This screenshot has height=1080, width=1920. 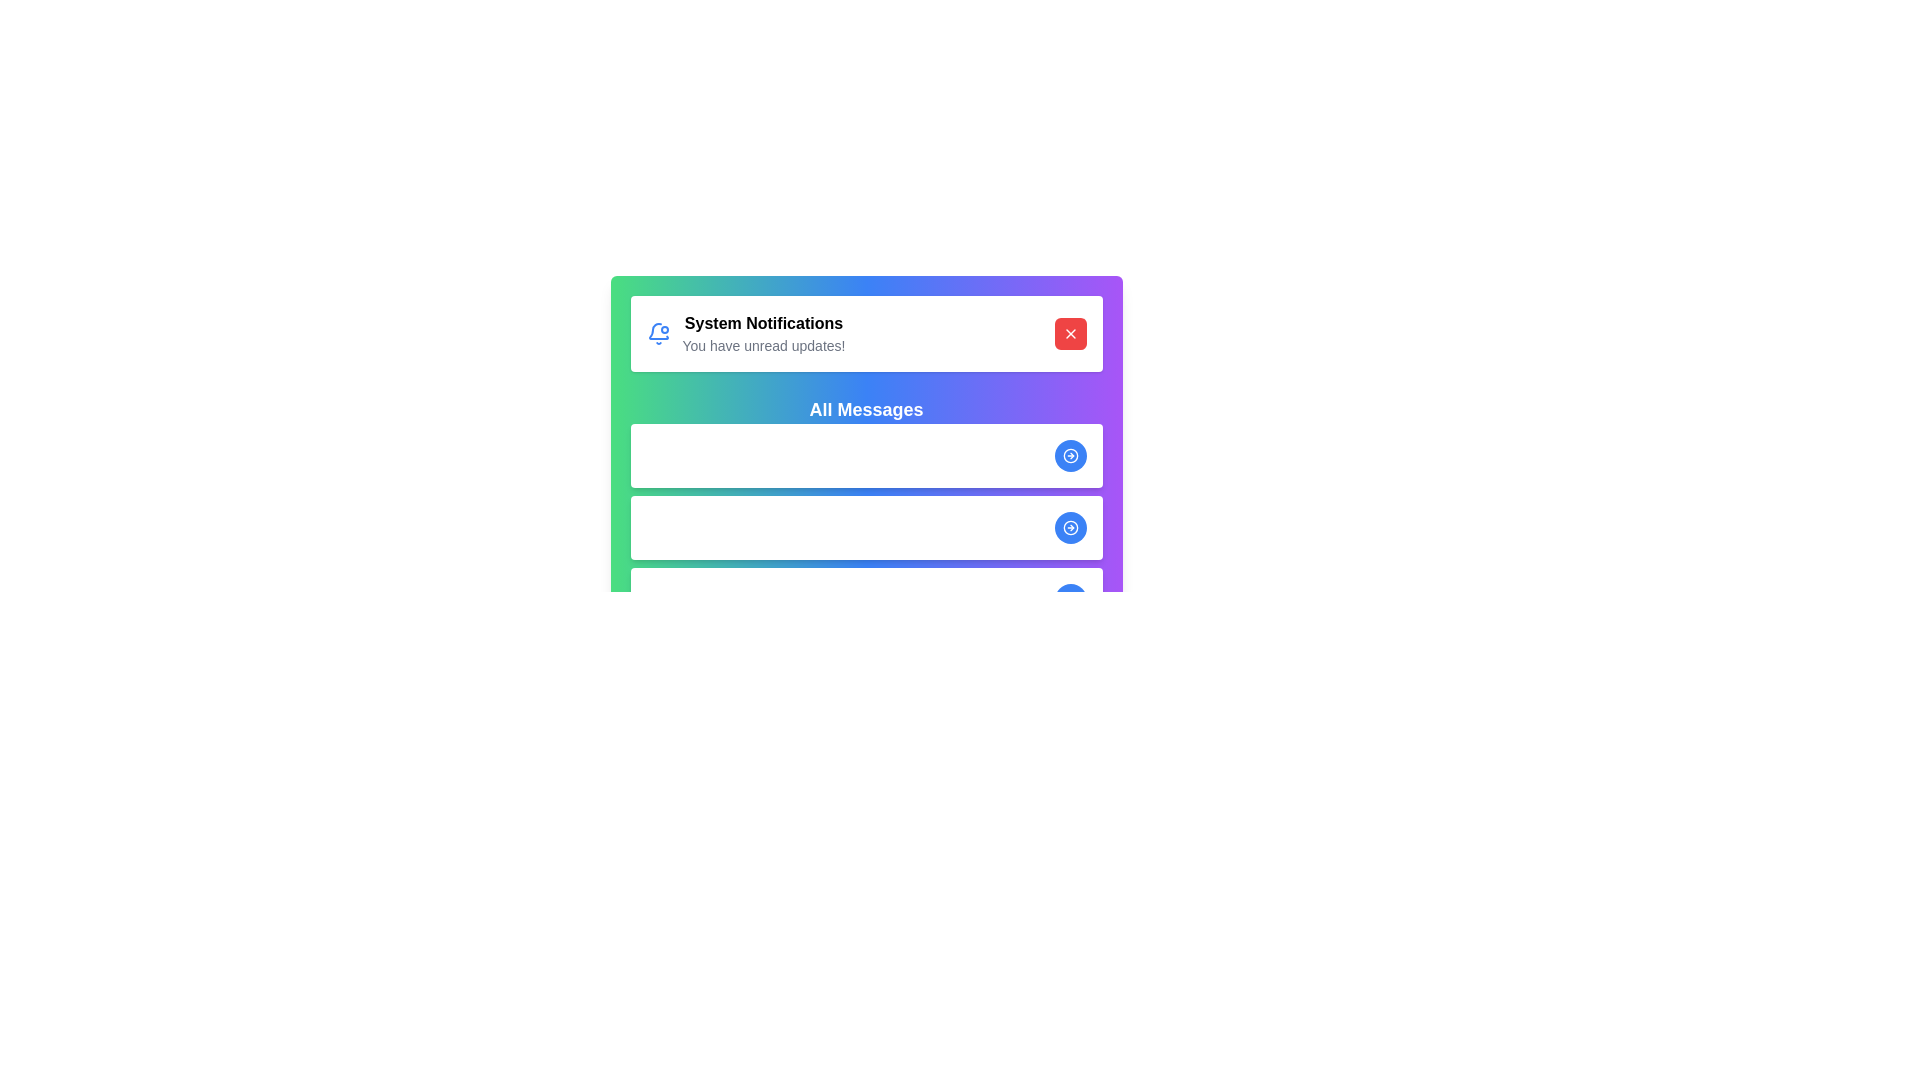 I want to click on the notification icon to interact with it, so click(x=658, y=333).